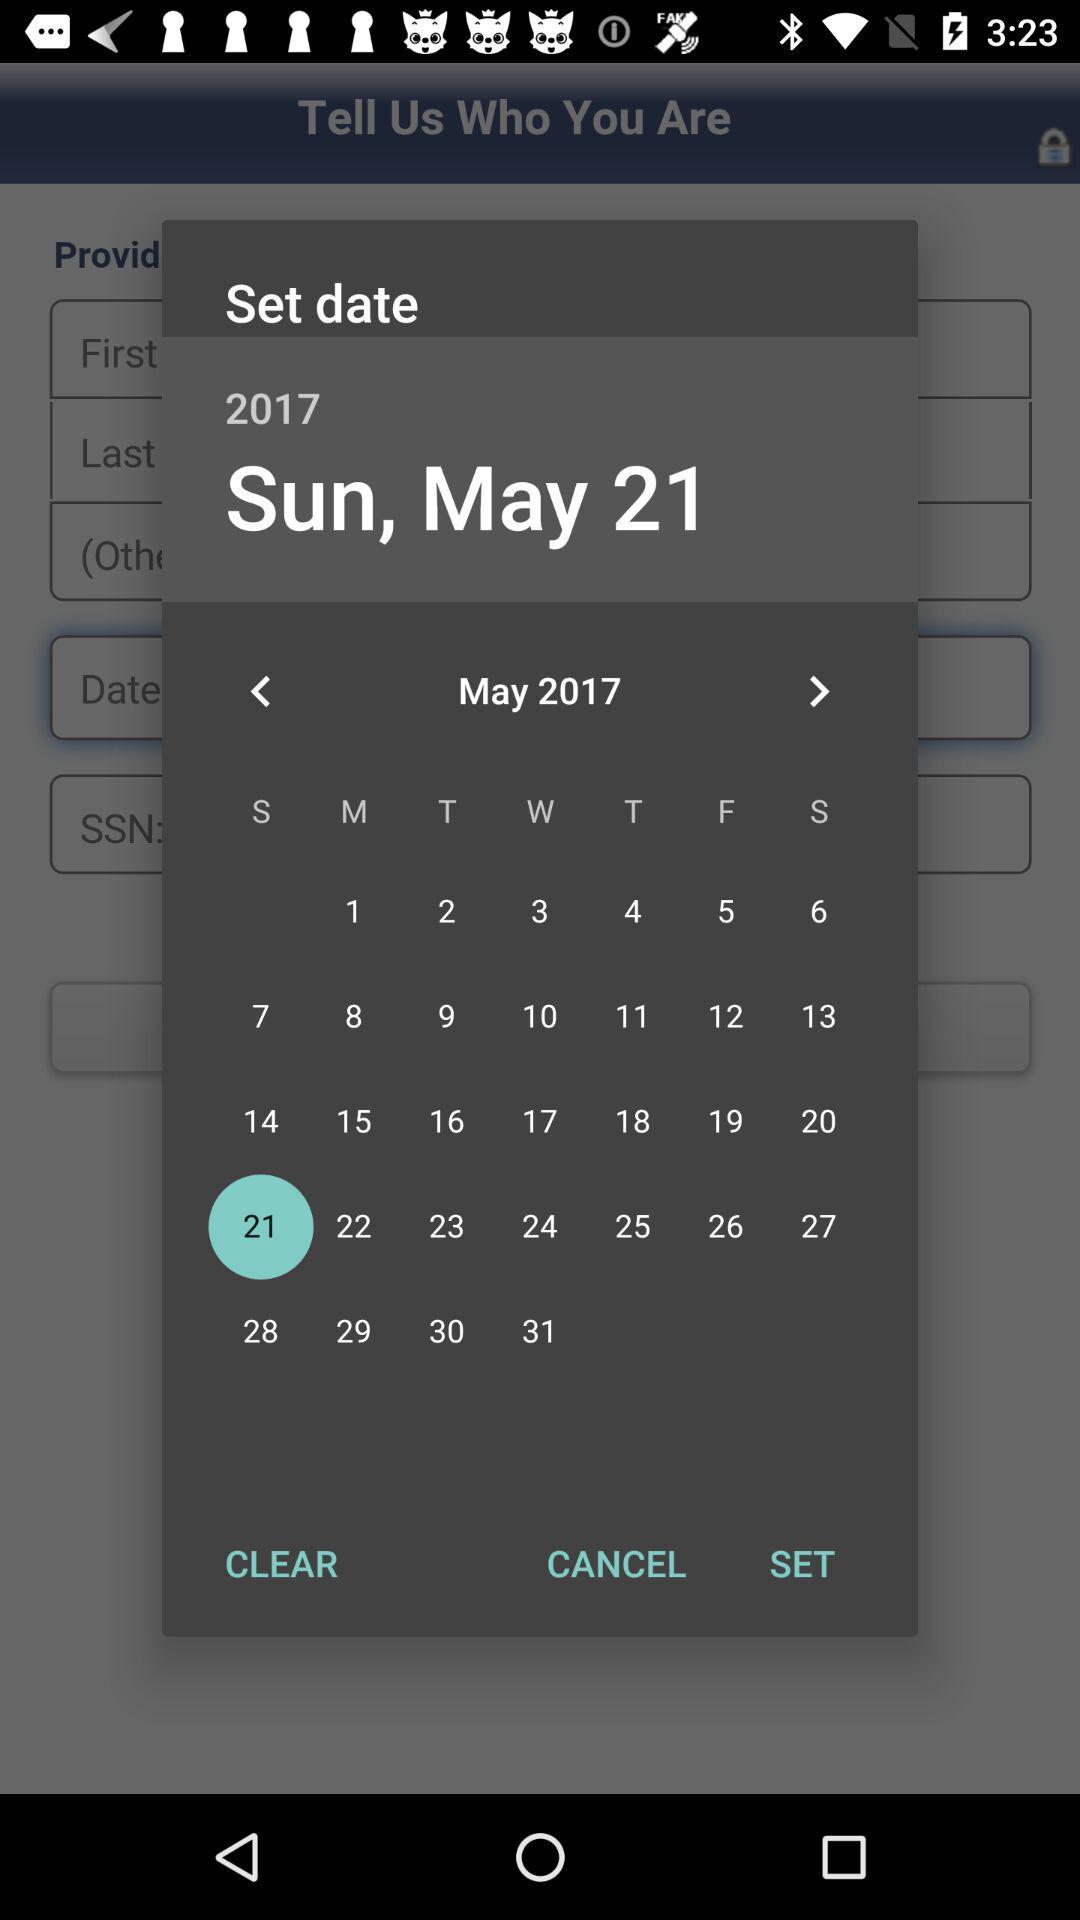  What do you see at coordinates (469, 495) in the screenshot?
I see `the sun, may 21 icon` at bounding box center [469, 495].